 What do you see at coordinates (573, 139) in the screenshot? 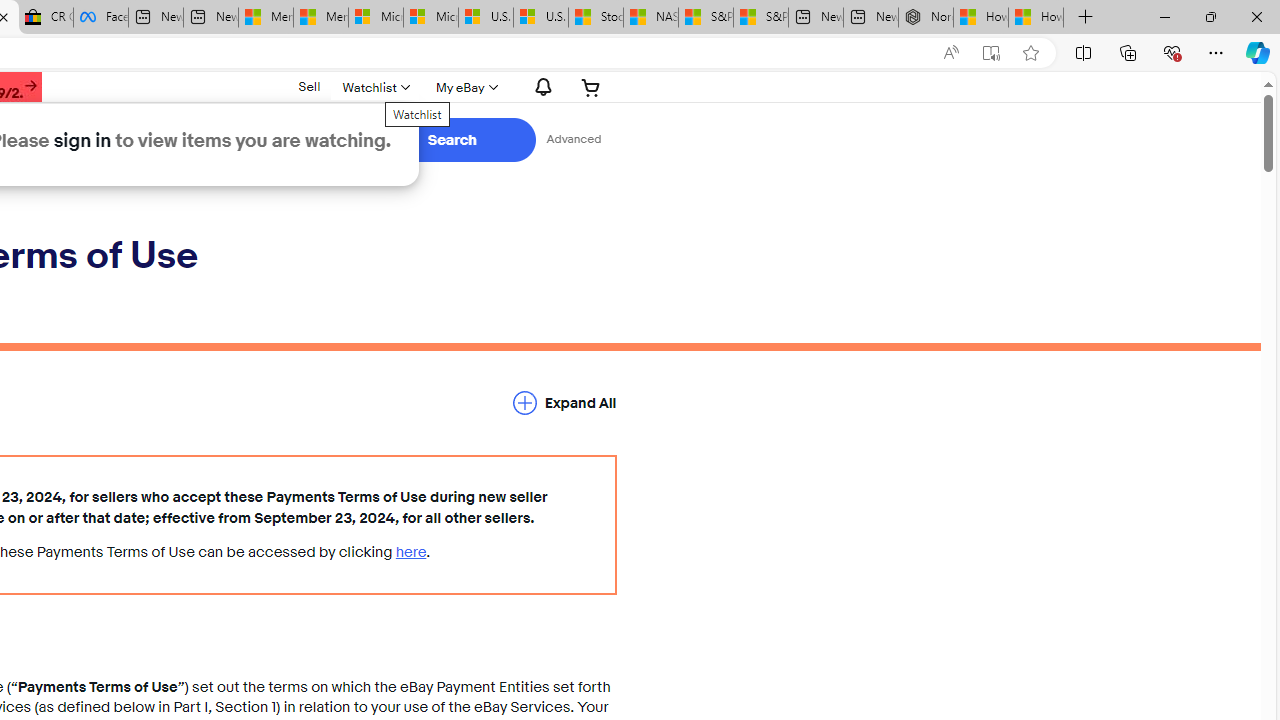
I see `'Advanced Search'` at bounding box center [573, 139].